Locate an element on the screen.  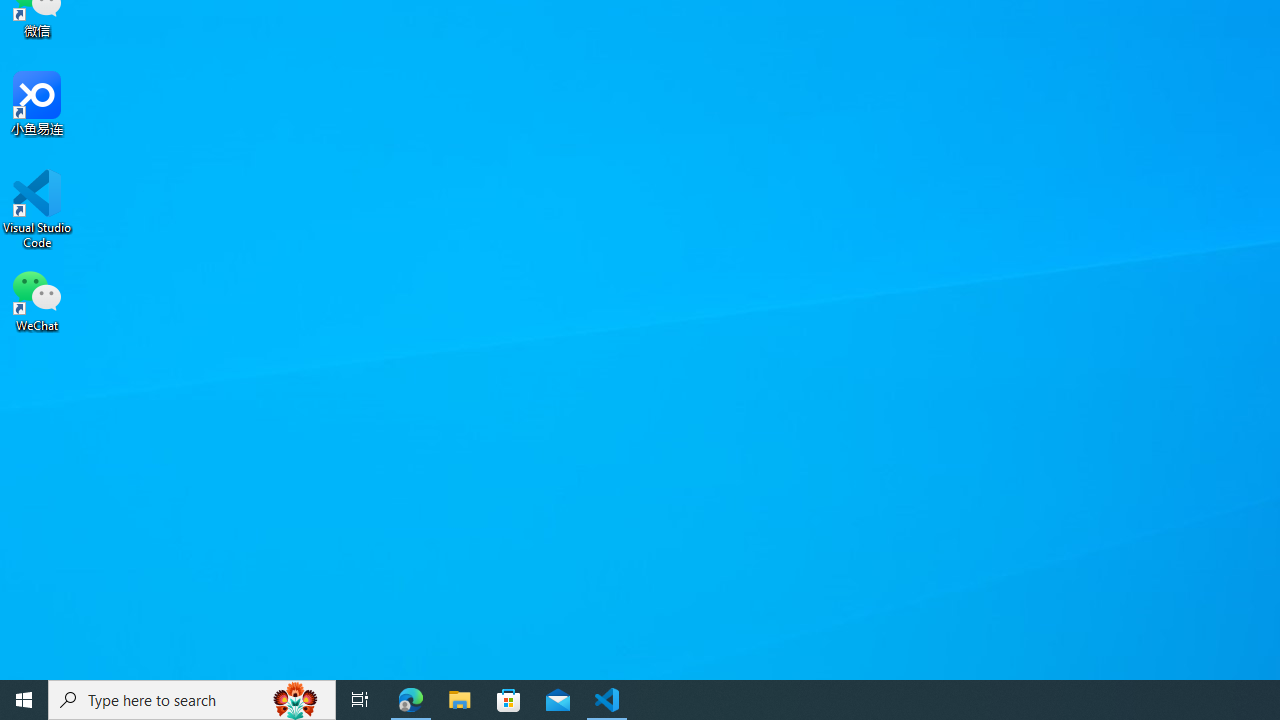
'File Explorer' is located at coordinates (459, 698).